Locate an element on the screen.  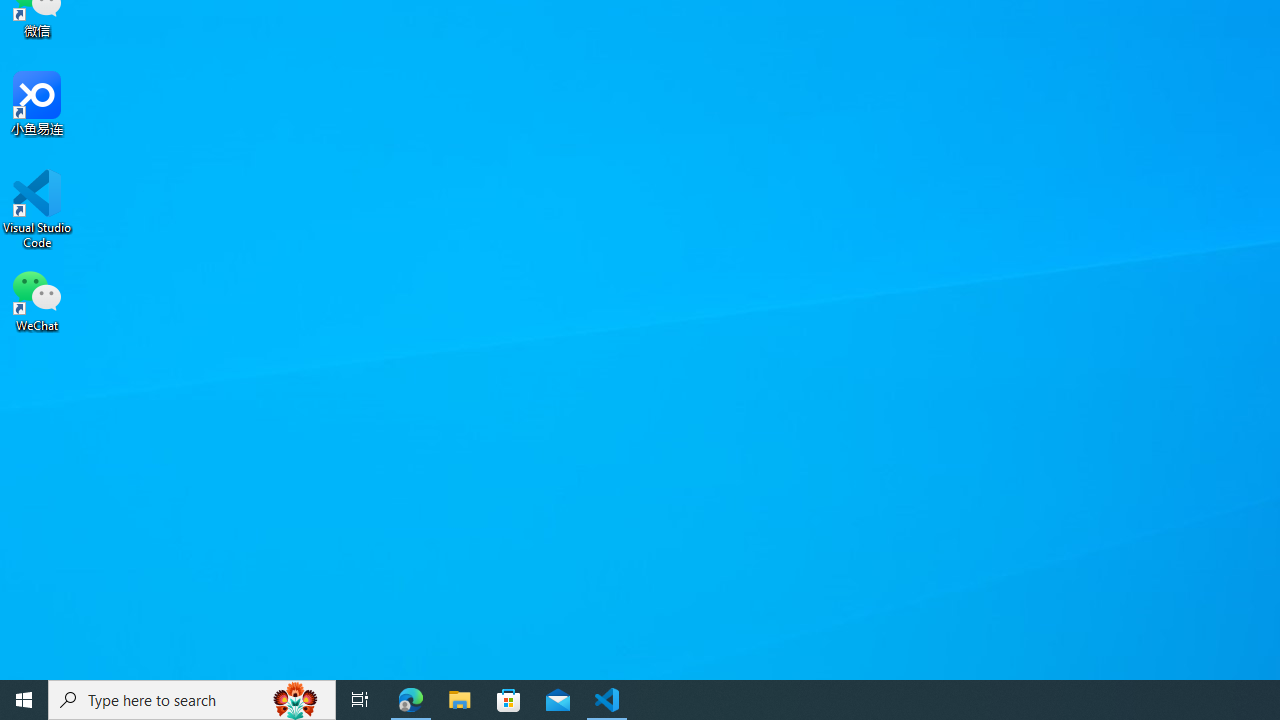
'File Explorer' is located at coordinates (459, 698).